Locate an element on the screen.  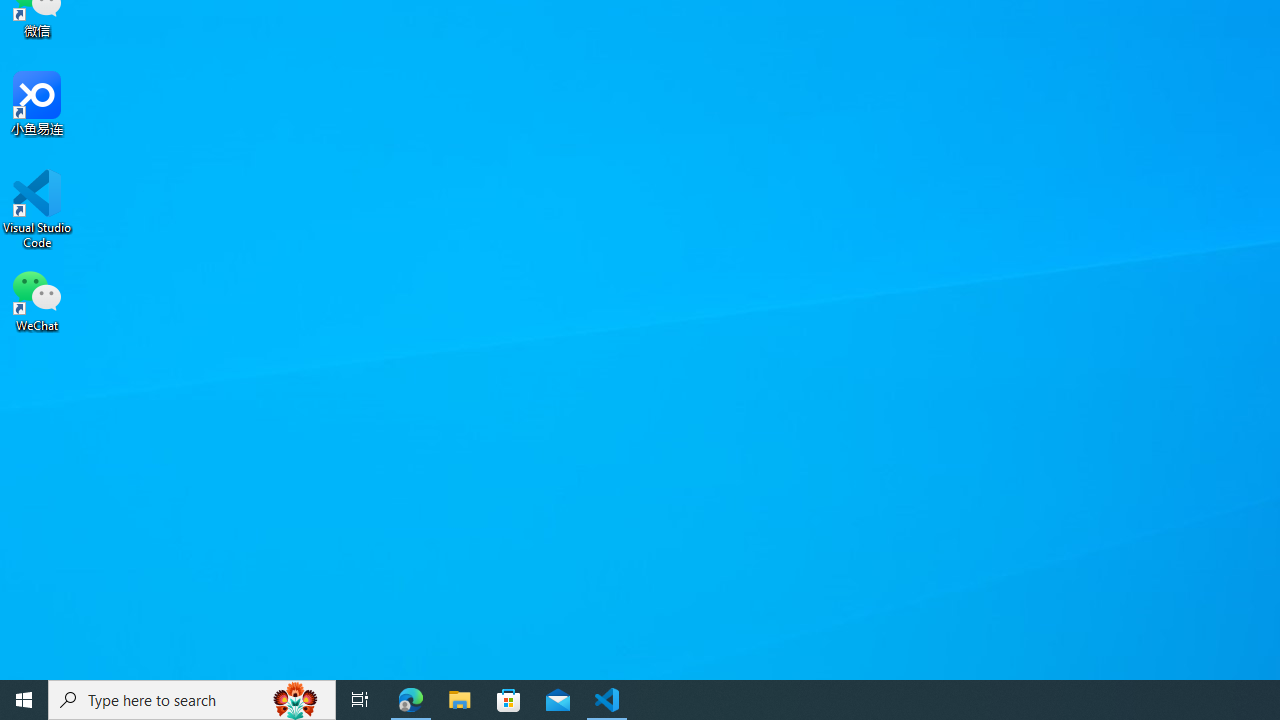
'File Explorer' is located at coordinates (459, 698).